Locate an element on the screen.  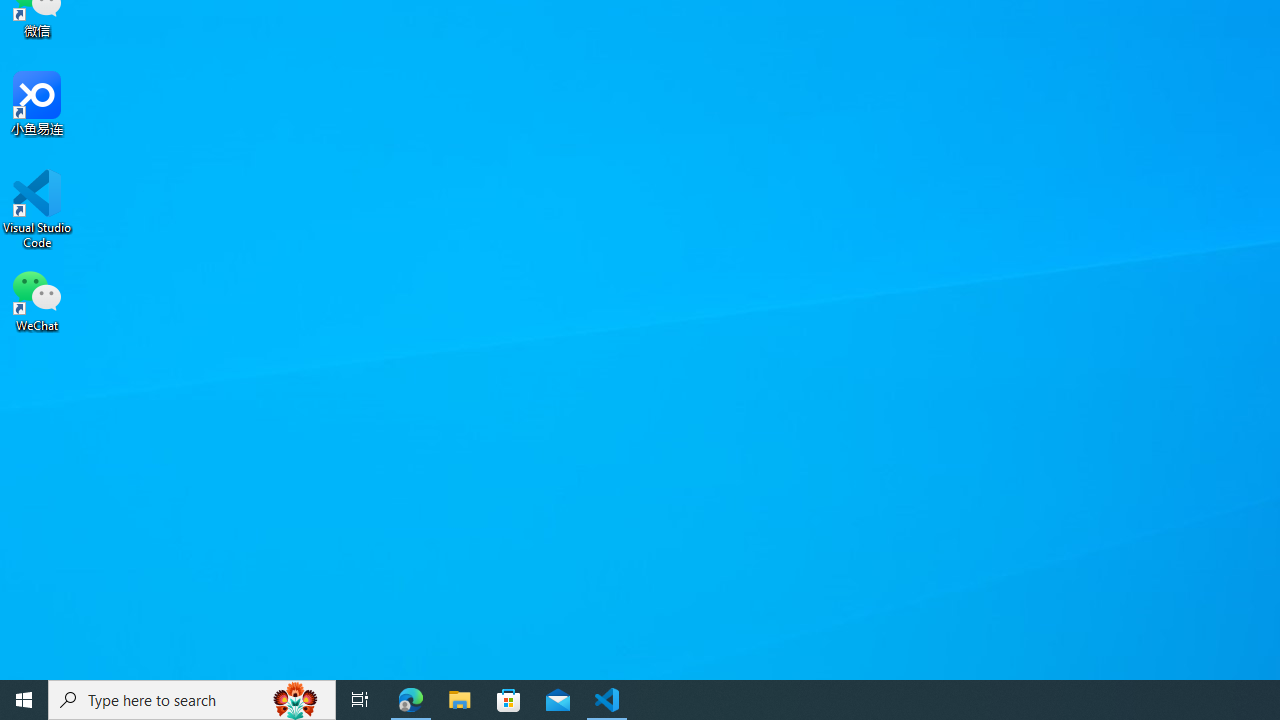
'File Explorer' is located at coordinates (459, 698).